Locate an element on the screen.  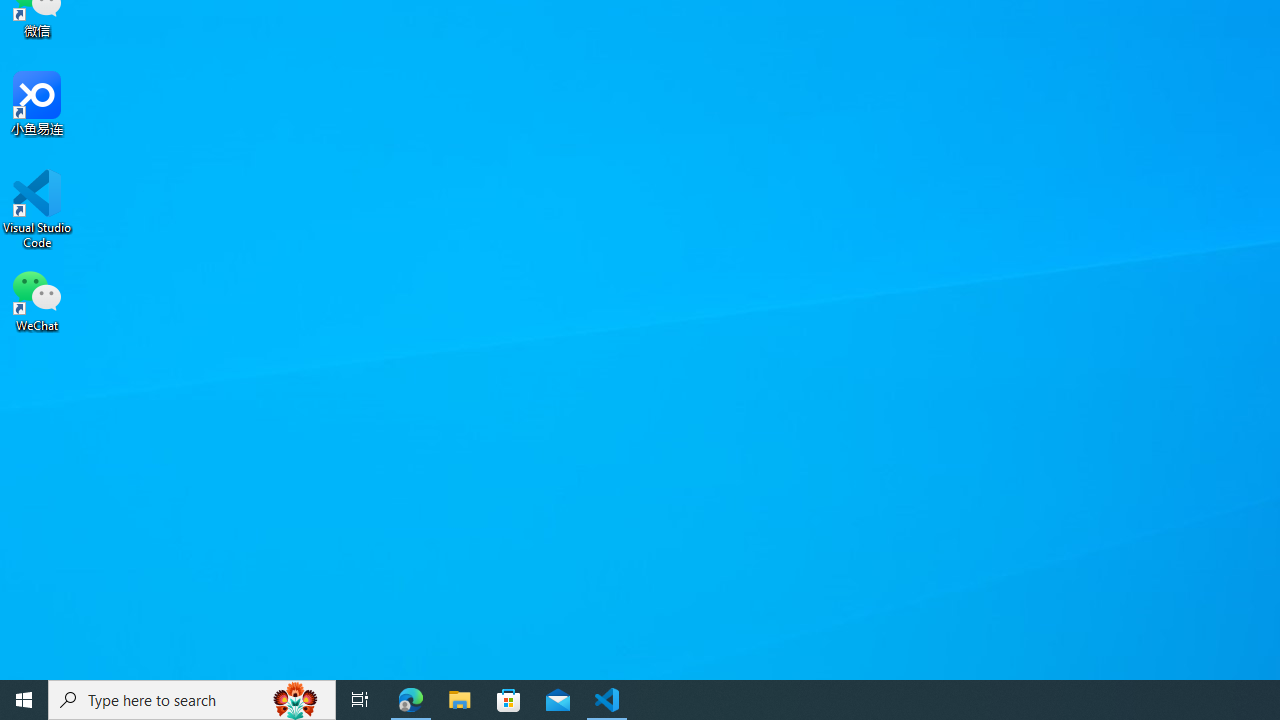
'File Explorer' is located at coordinates (459, 698).